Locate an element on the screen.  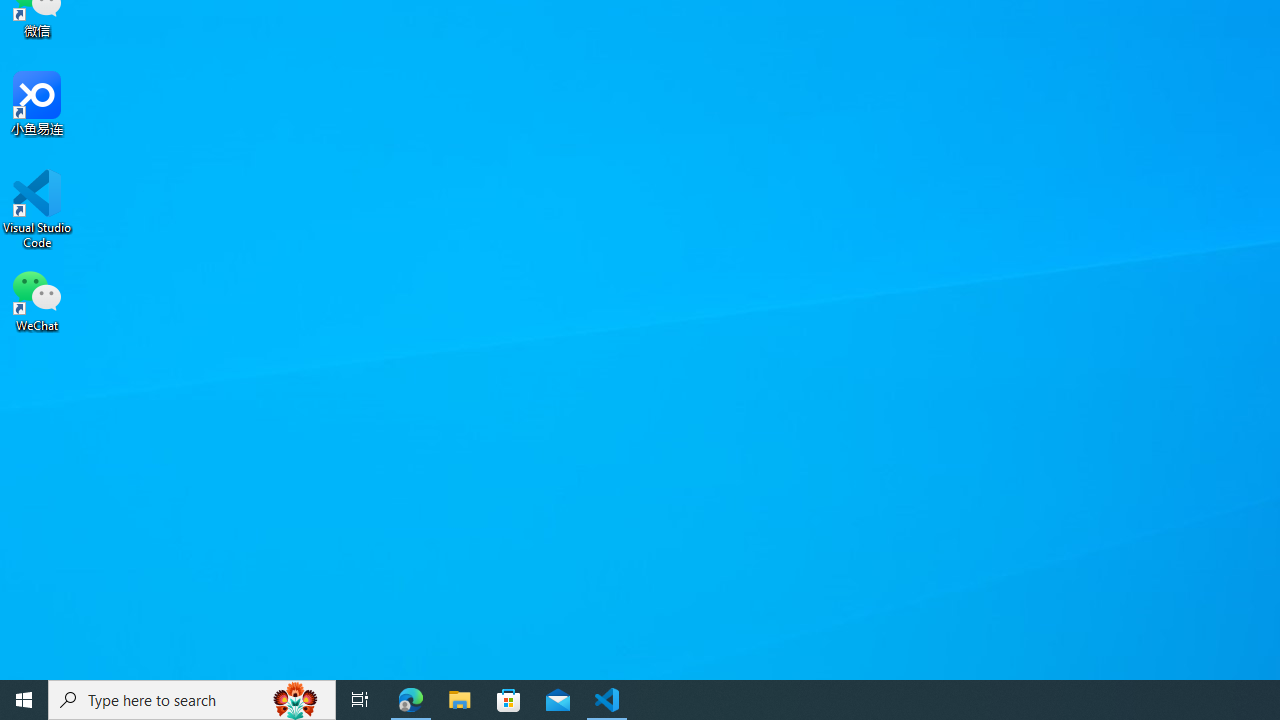
'File Explorer' is located at coordinates (459, 698).